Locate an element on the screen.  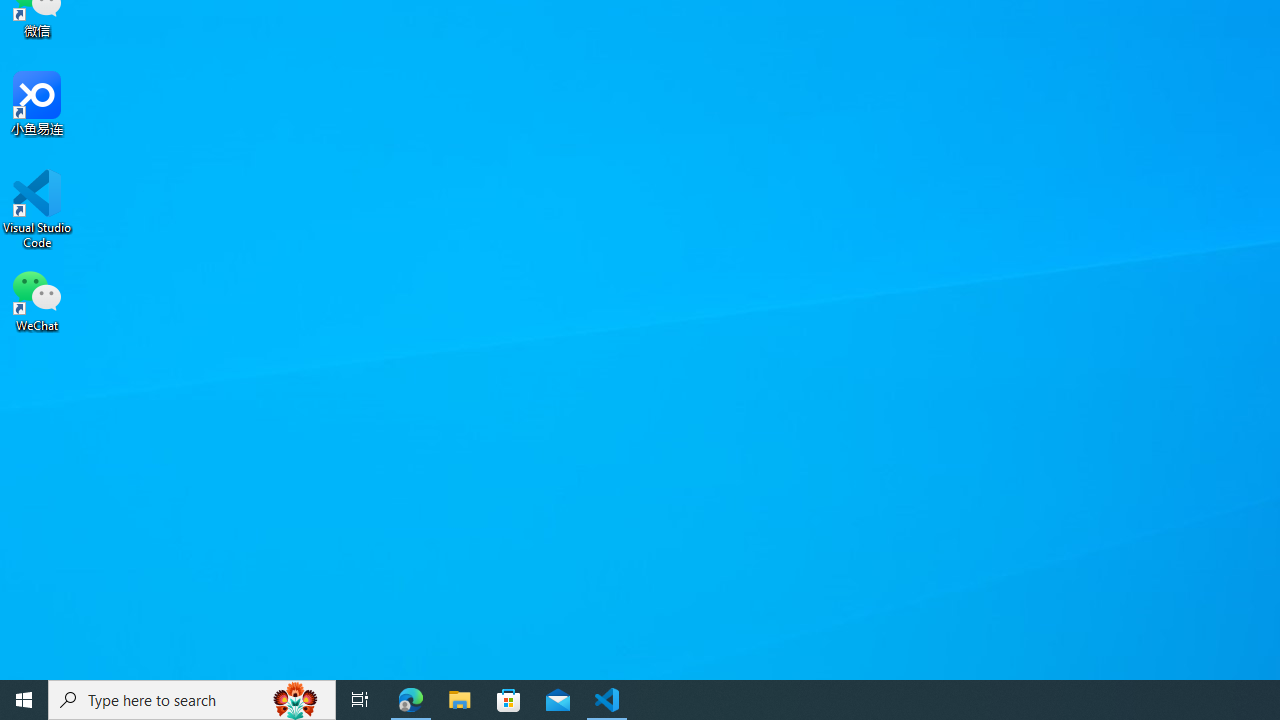
'File Explorer' is located at coordinates (459, 698).